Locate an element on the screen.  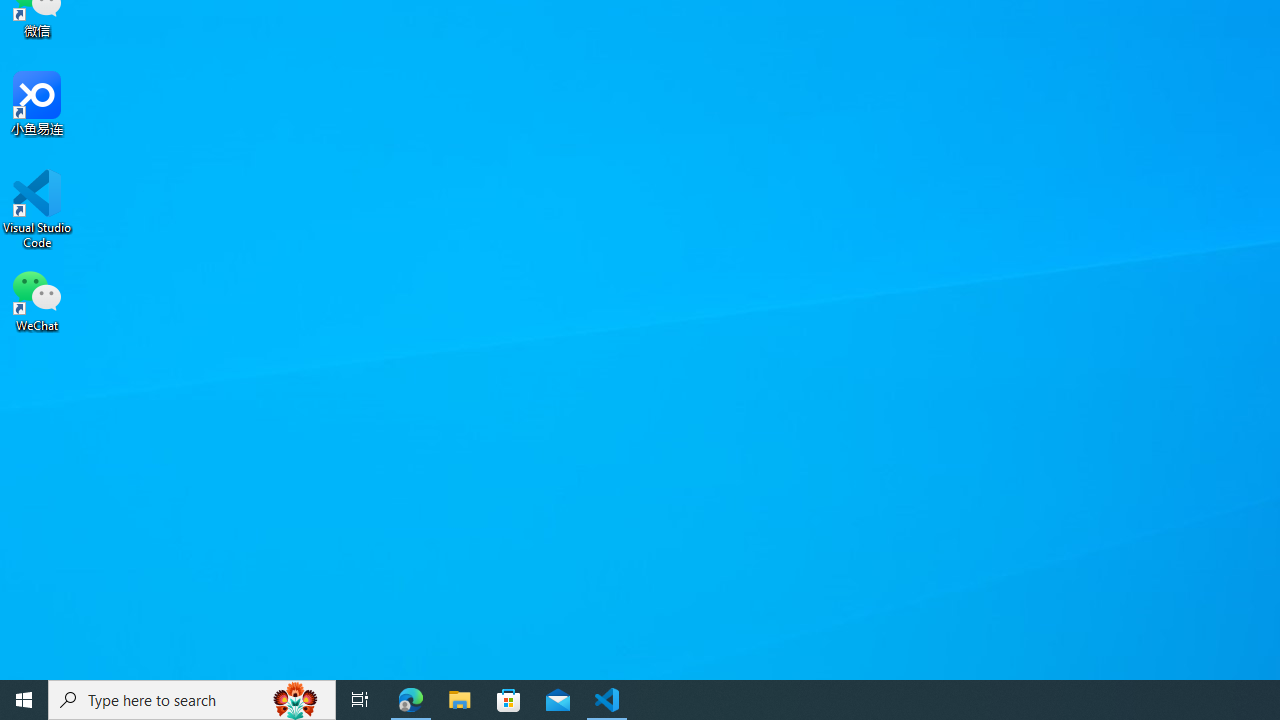
'File Explorer' is located at coordinates (459, 698).